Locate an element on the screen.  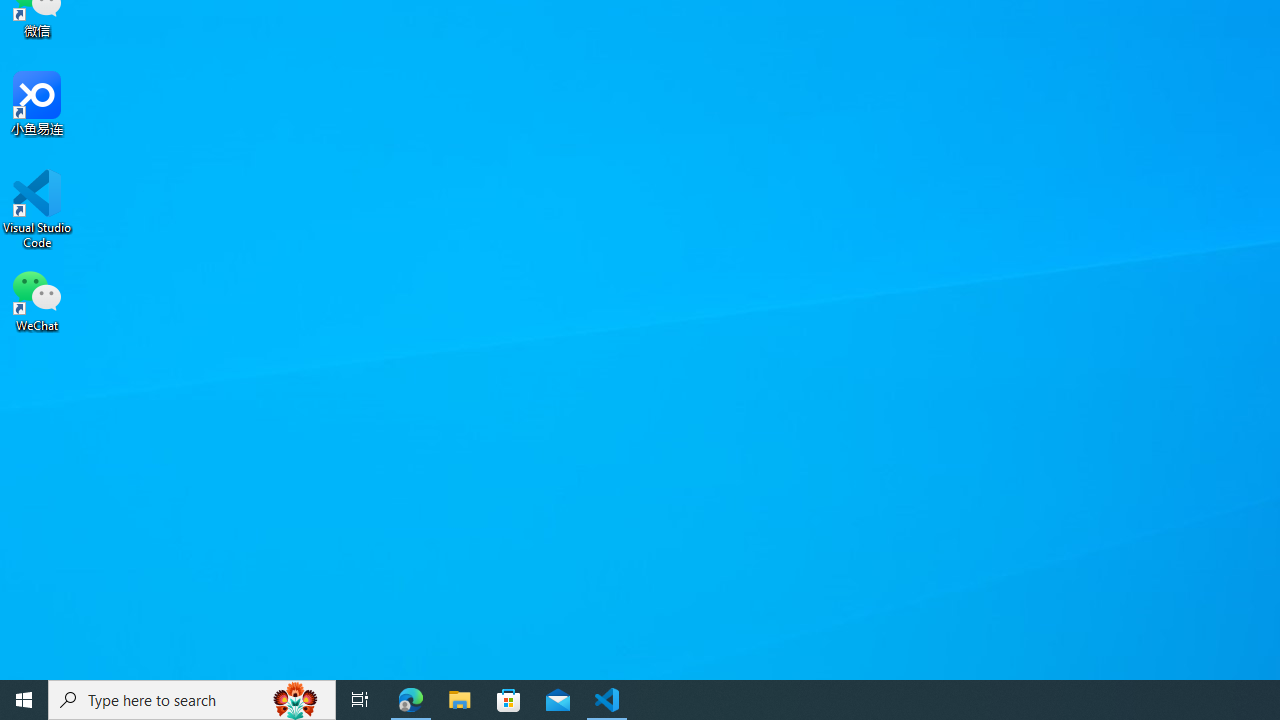
'File Explorer' is located at coordinates (459, 698).